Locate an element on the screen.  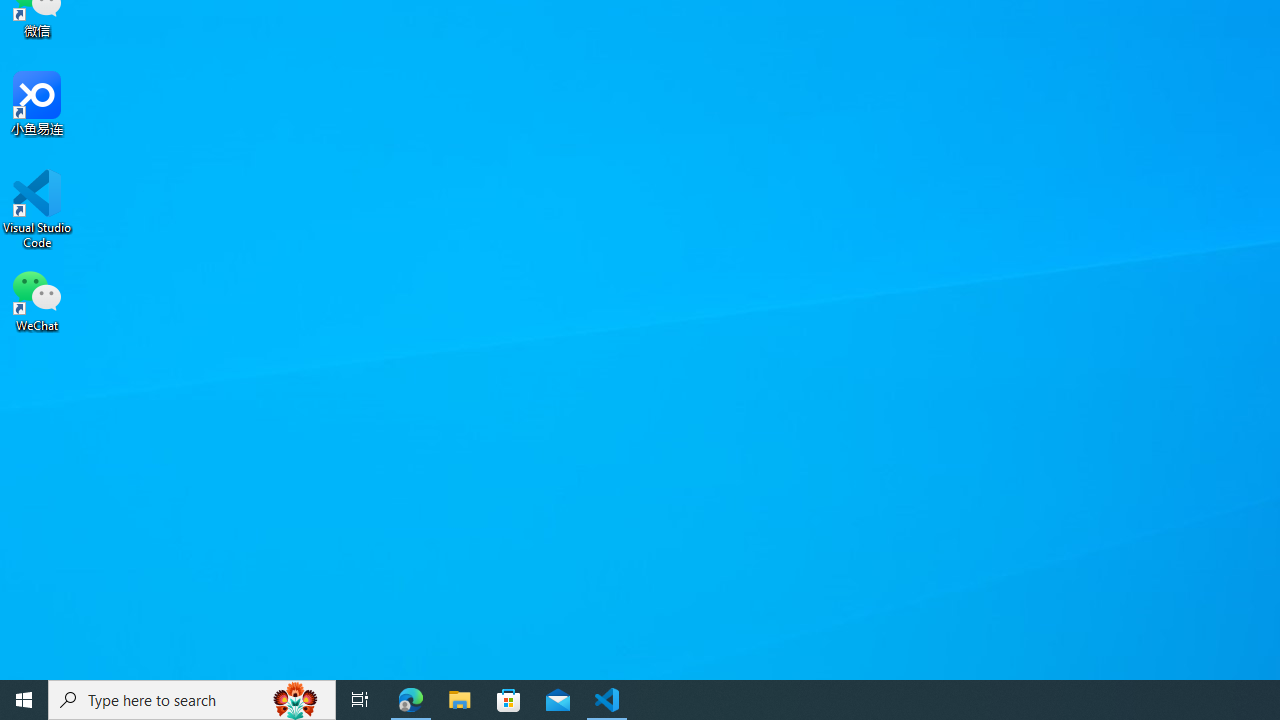
'File Explorer' is located at coordinates (459, 698).